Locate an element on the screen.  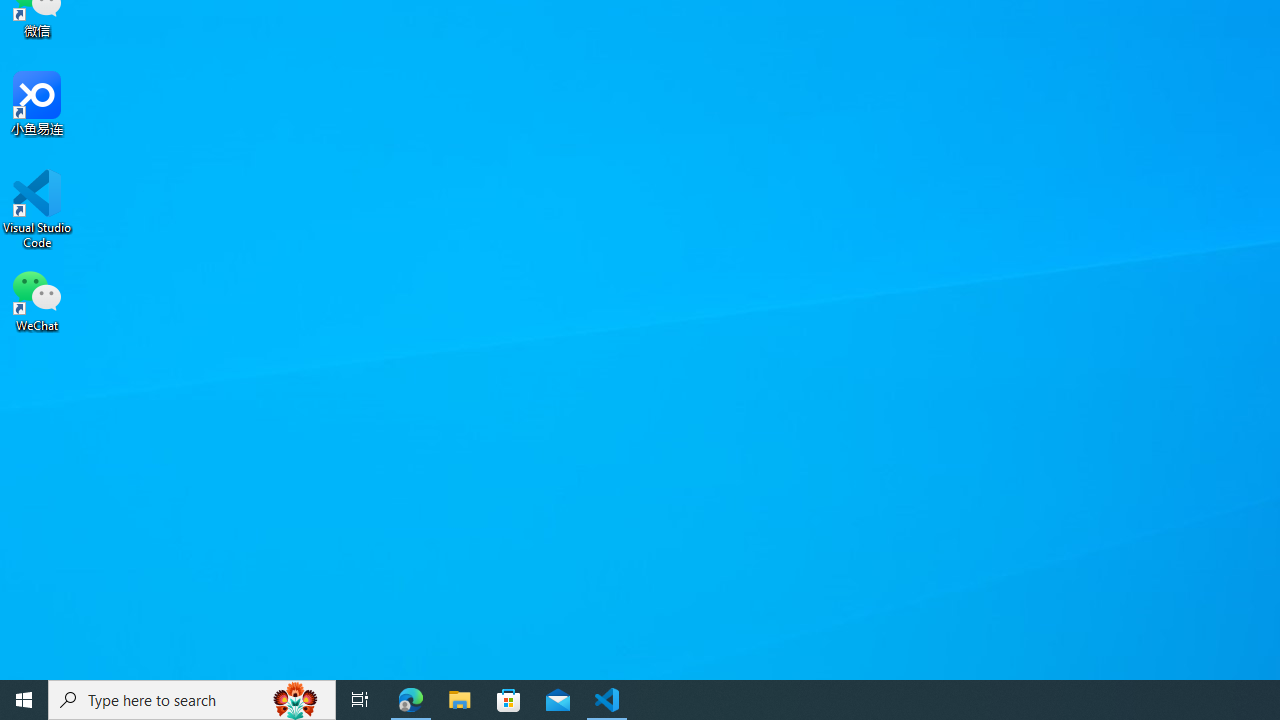
'File Explorer' is located at coordinates (459, 698).